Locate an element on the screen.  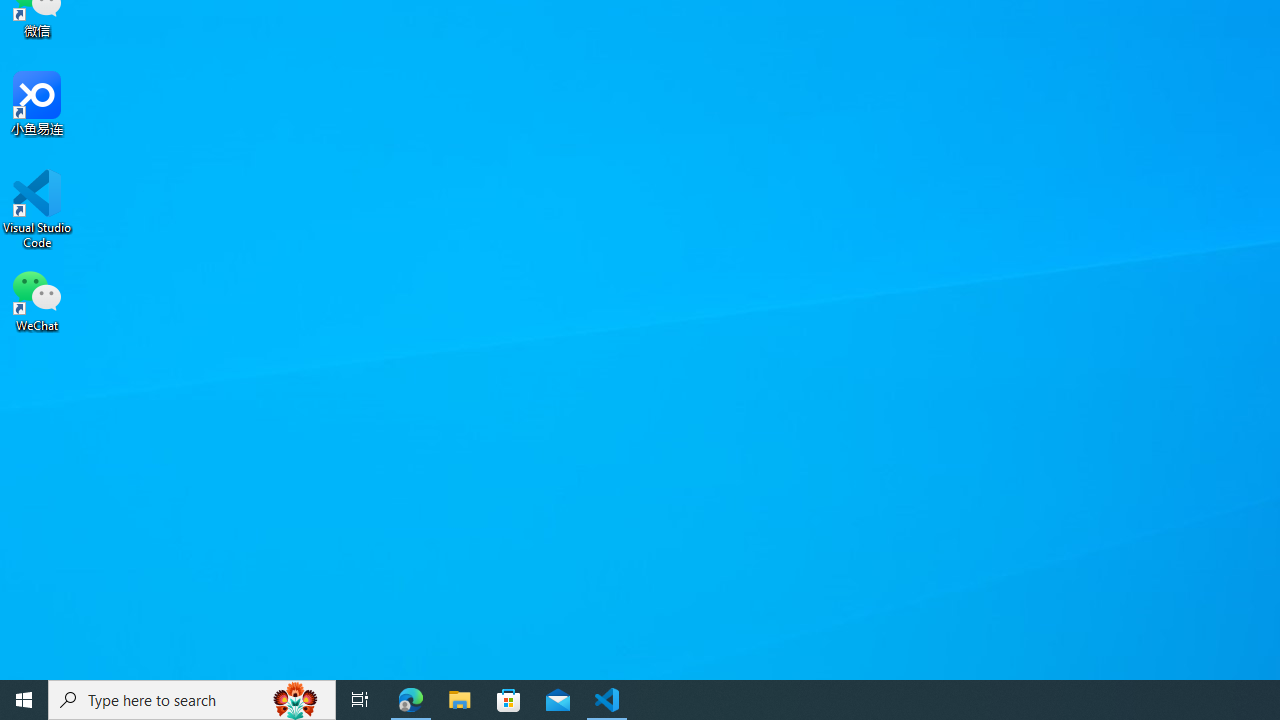
'File Explorer' is located at coordinates (459, 698).